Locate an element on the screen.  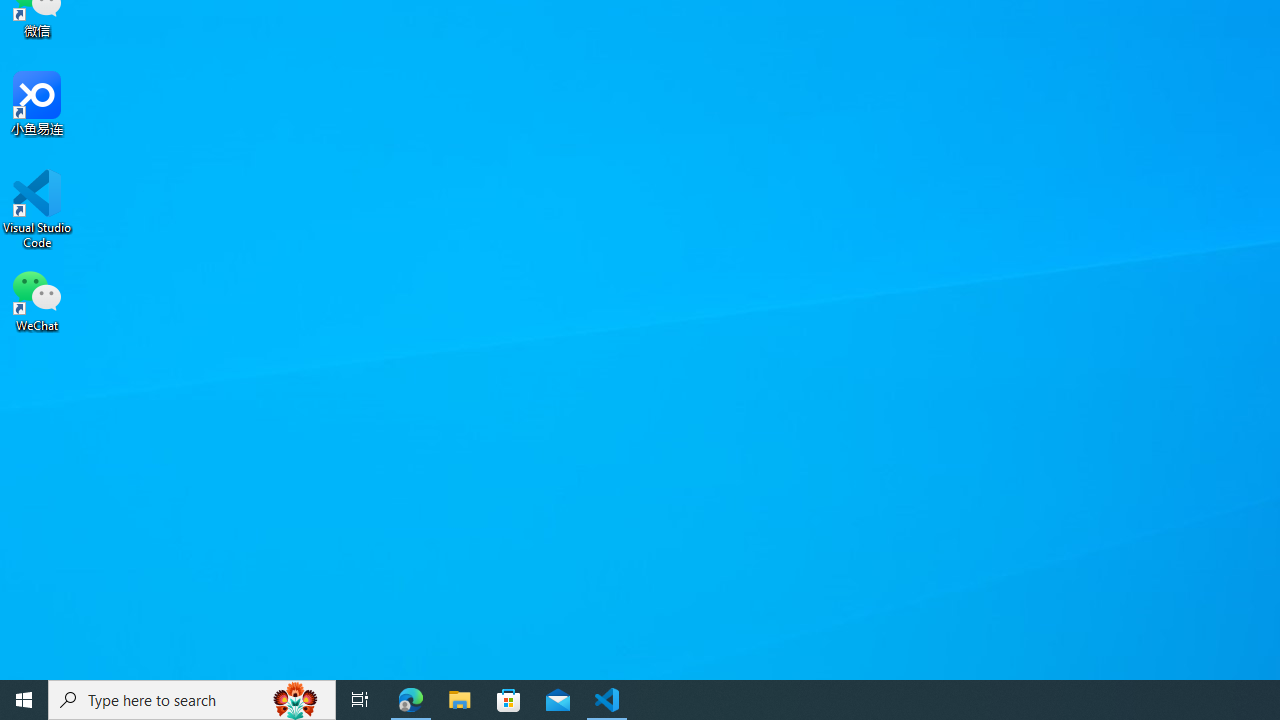
'File Explorer' is located at coordinates (459, 698).